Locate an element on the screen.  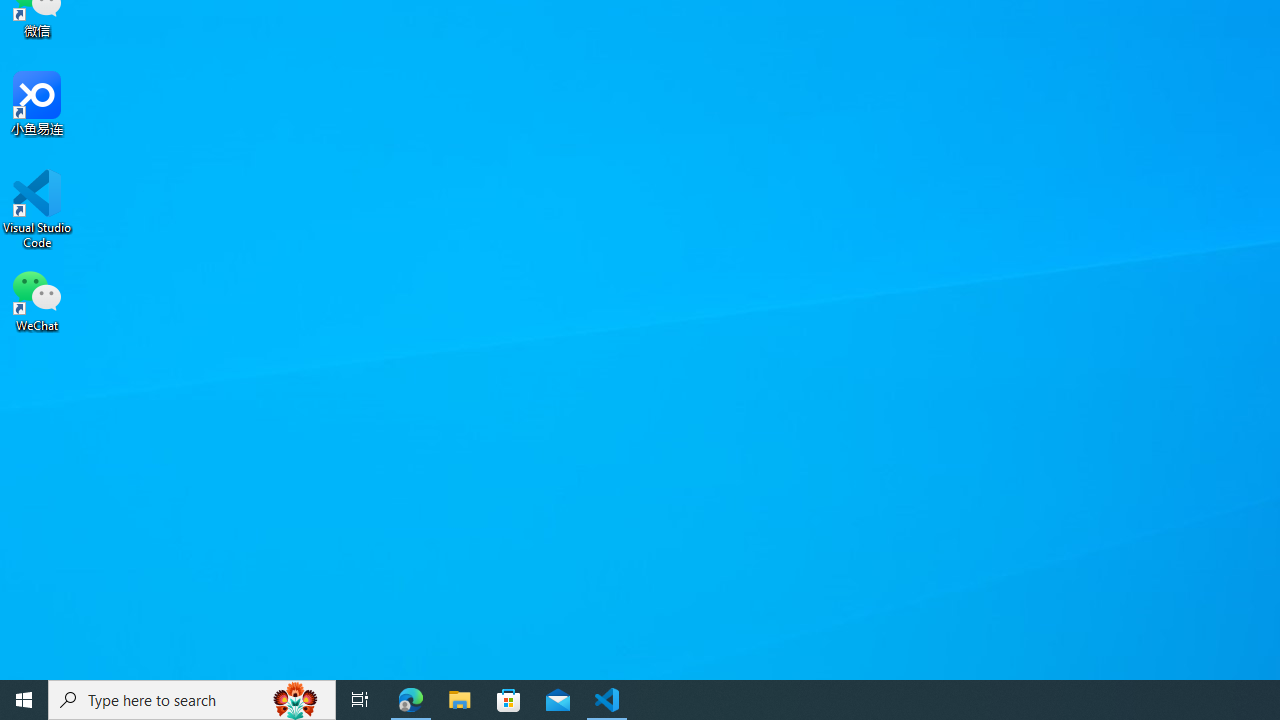
'File Explorer' is located at coordinates (459, 698).